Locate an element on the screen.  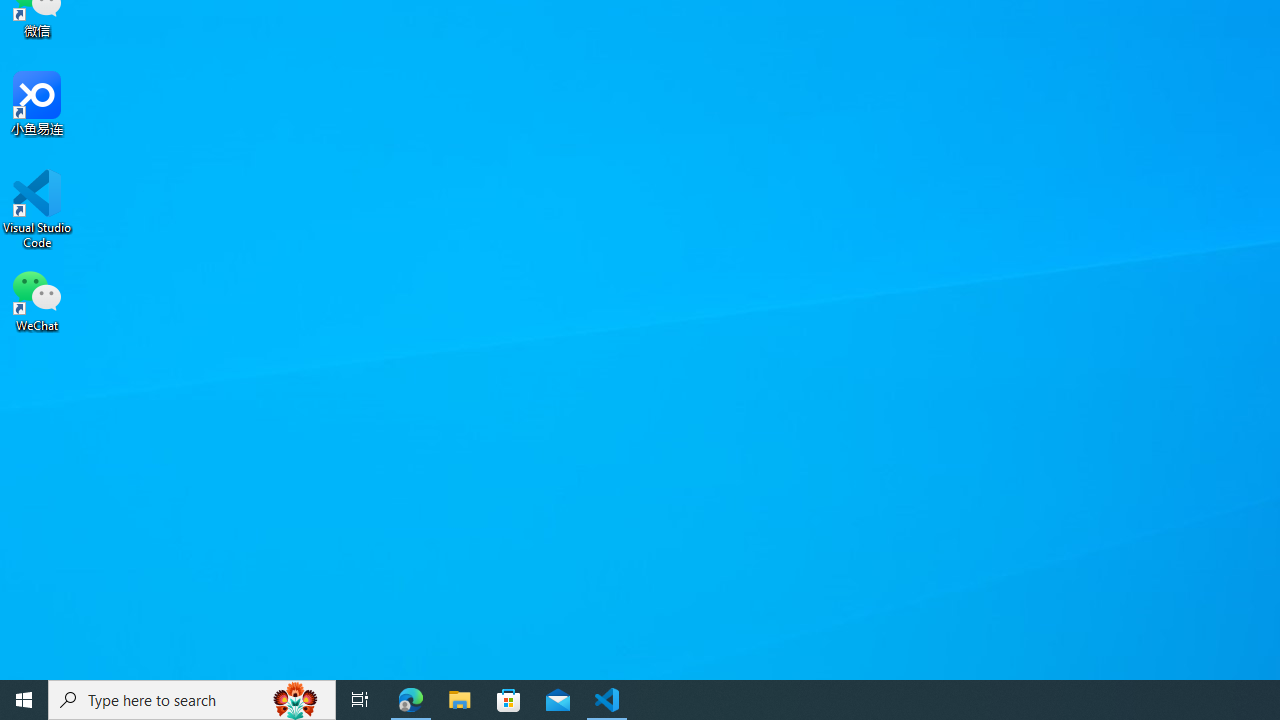
'File Explorer' is located at coordinates (459, 698).